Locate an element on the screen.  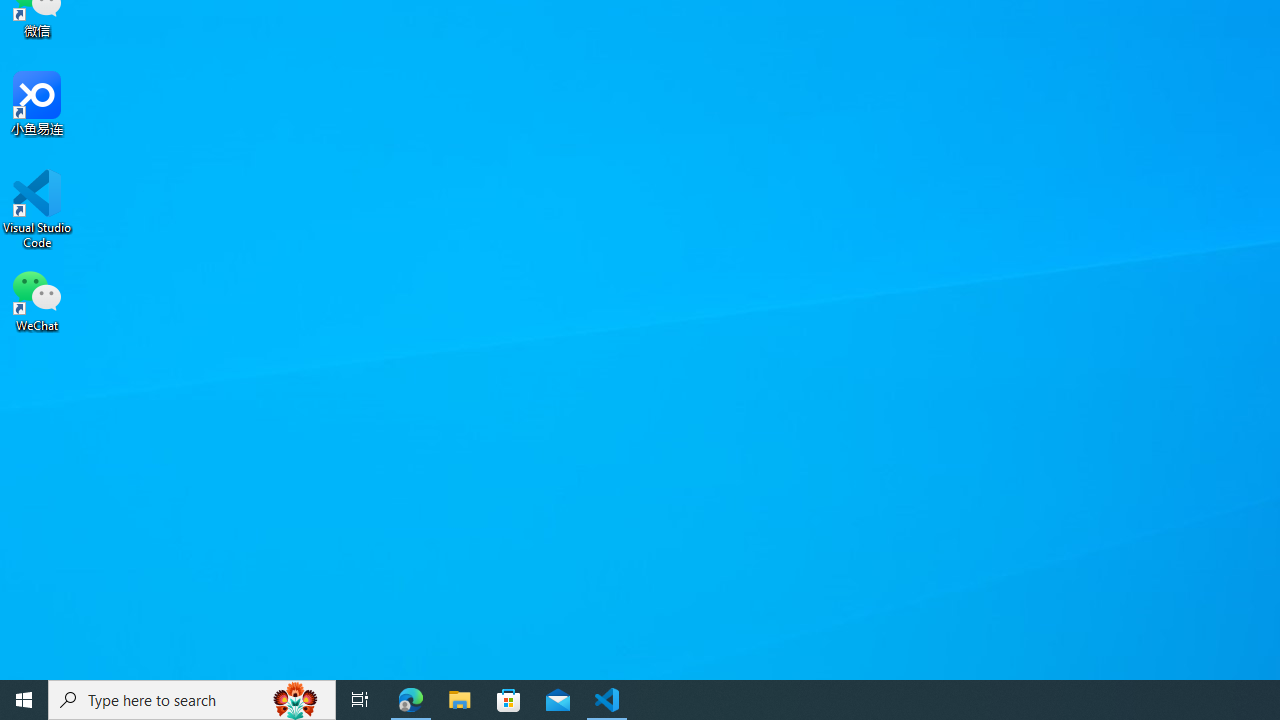
'File Explorer' is located at coordinates (459, 698).